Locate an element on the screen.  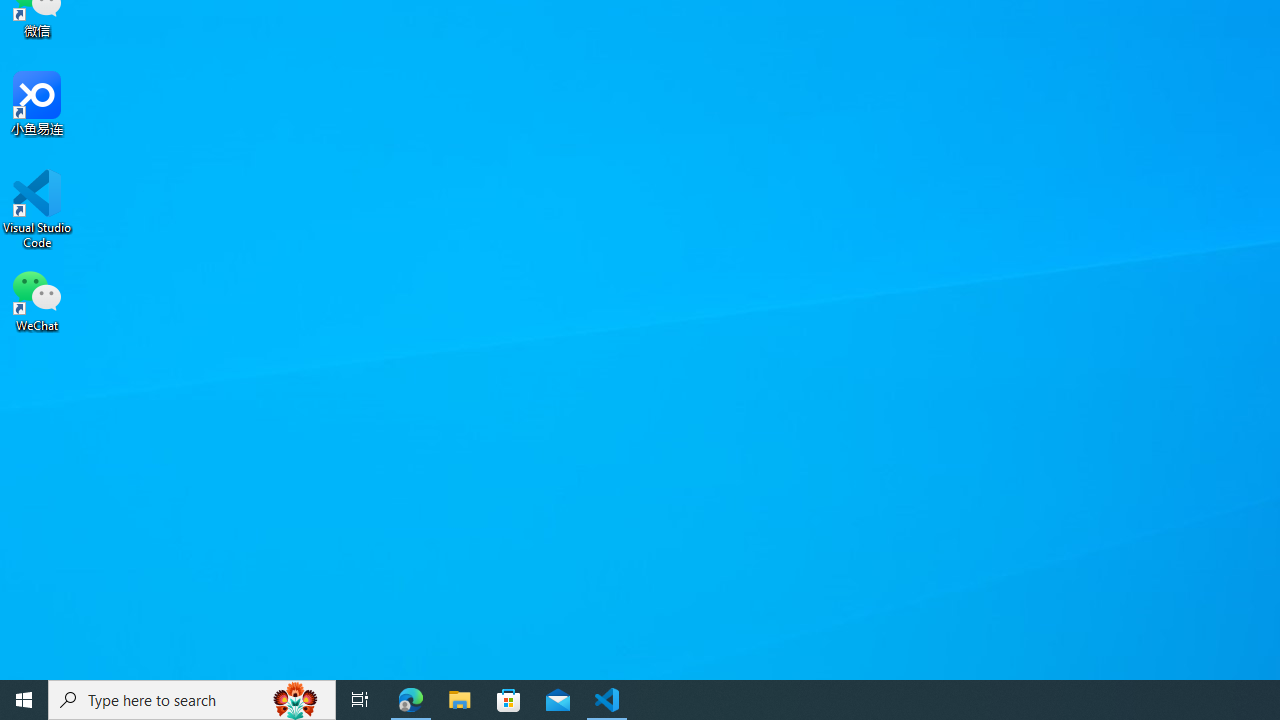
'File Explorer' is located at coordinates (459, 698).